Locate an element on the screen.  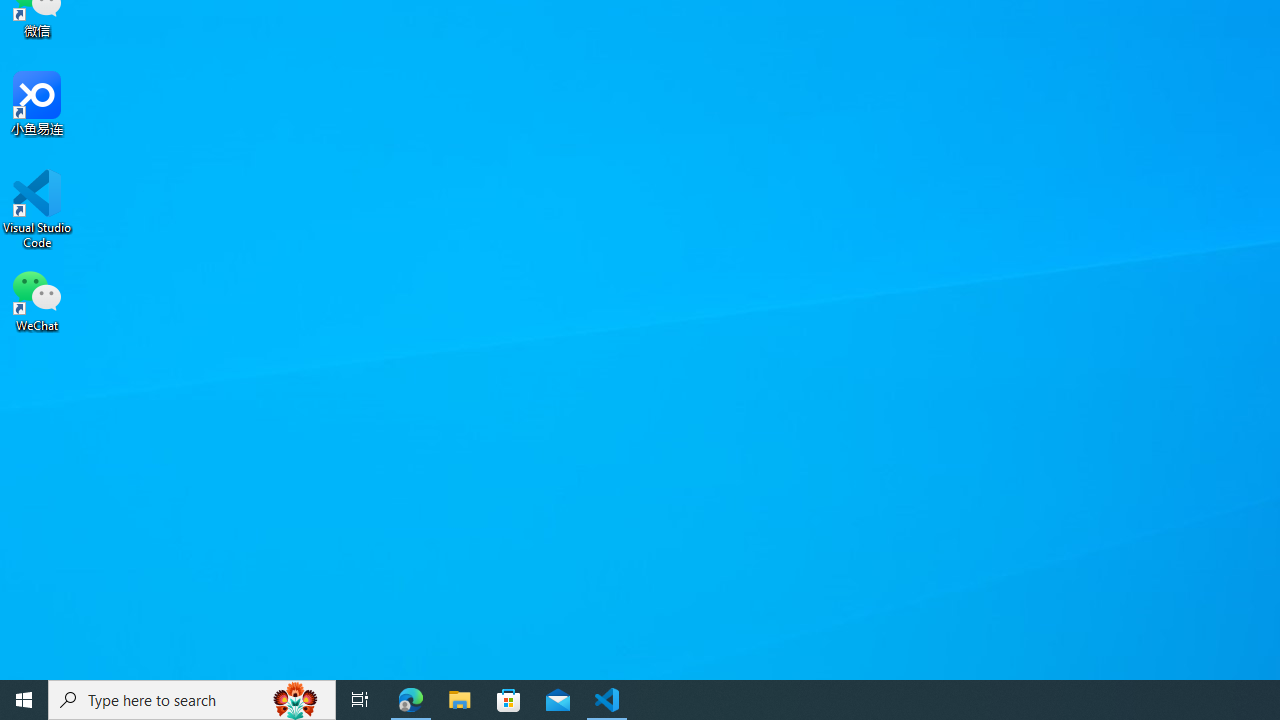
'File Explorer' is located at coordinates (459, 698).